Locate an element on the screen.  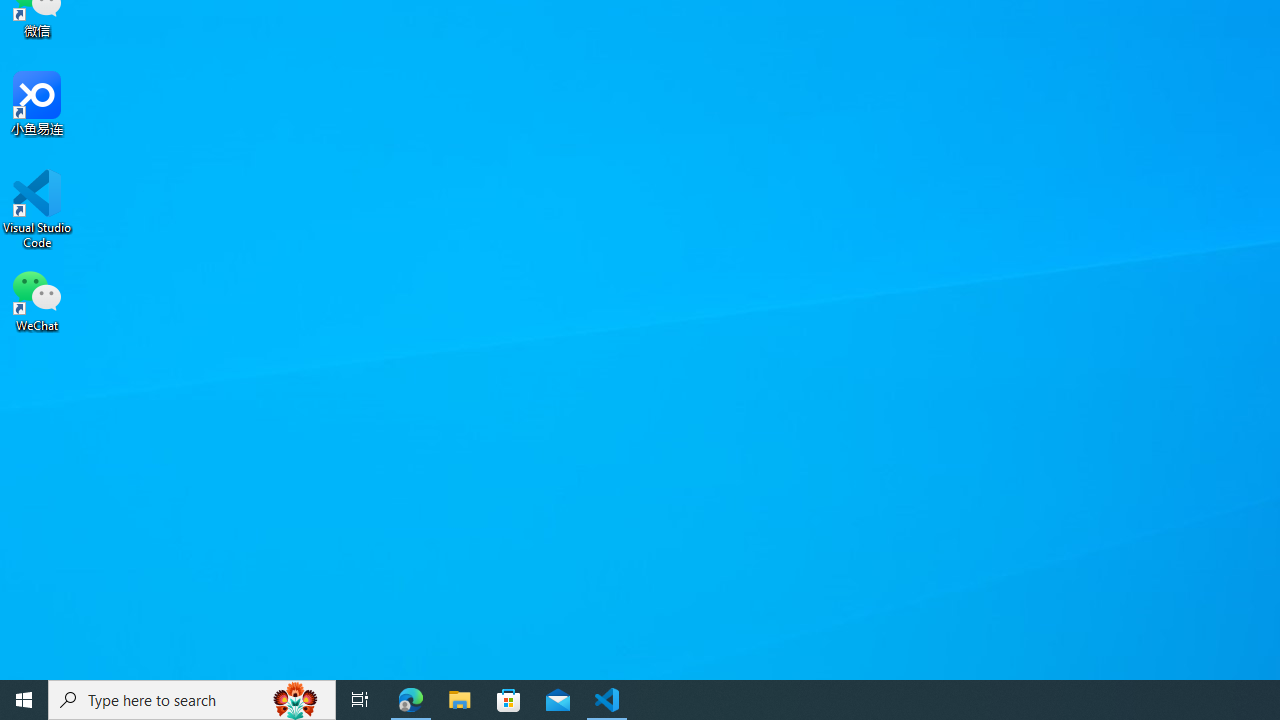
'File Explorer' is located at coordinates (459, 698).